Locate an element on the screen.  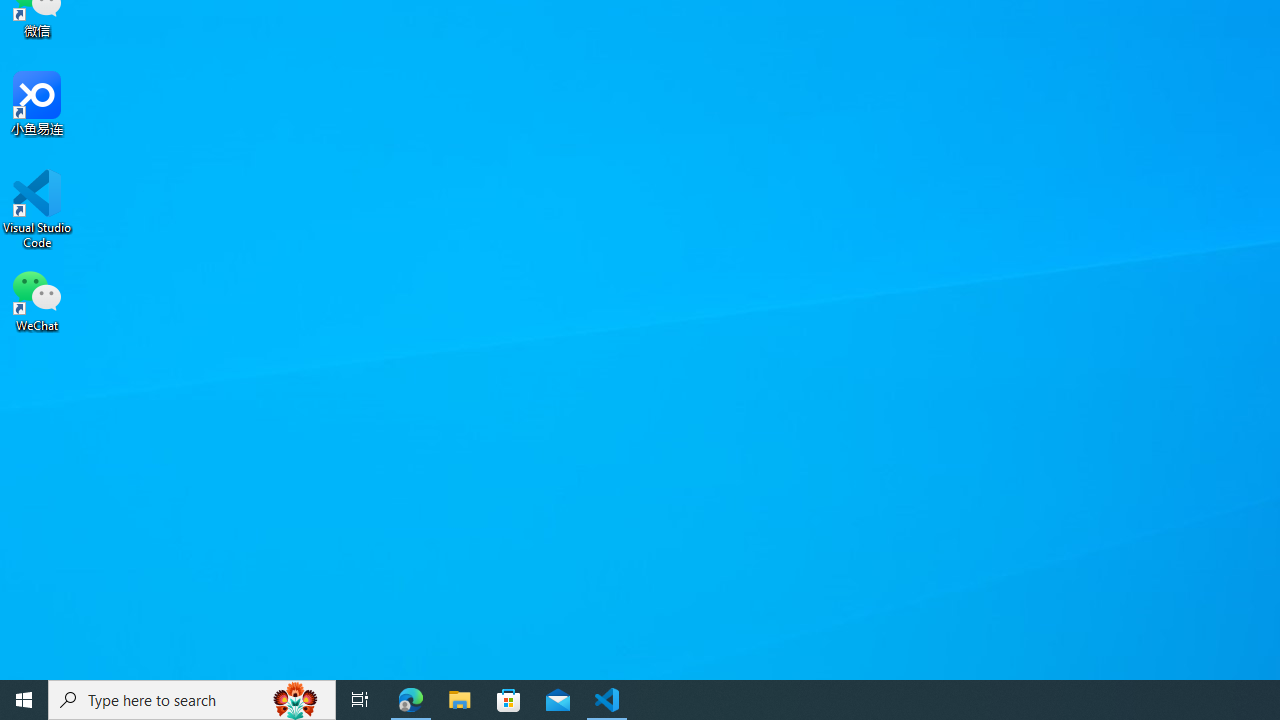
'File Explorer' is located at coordinates (459, 698).